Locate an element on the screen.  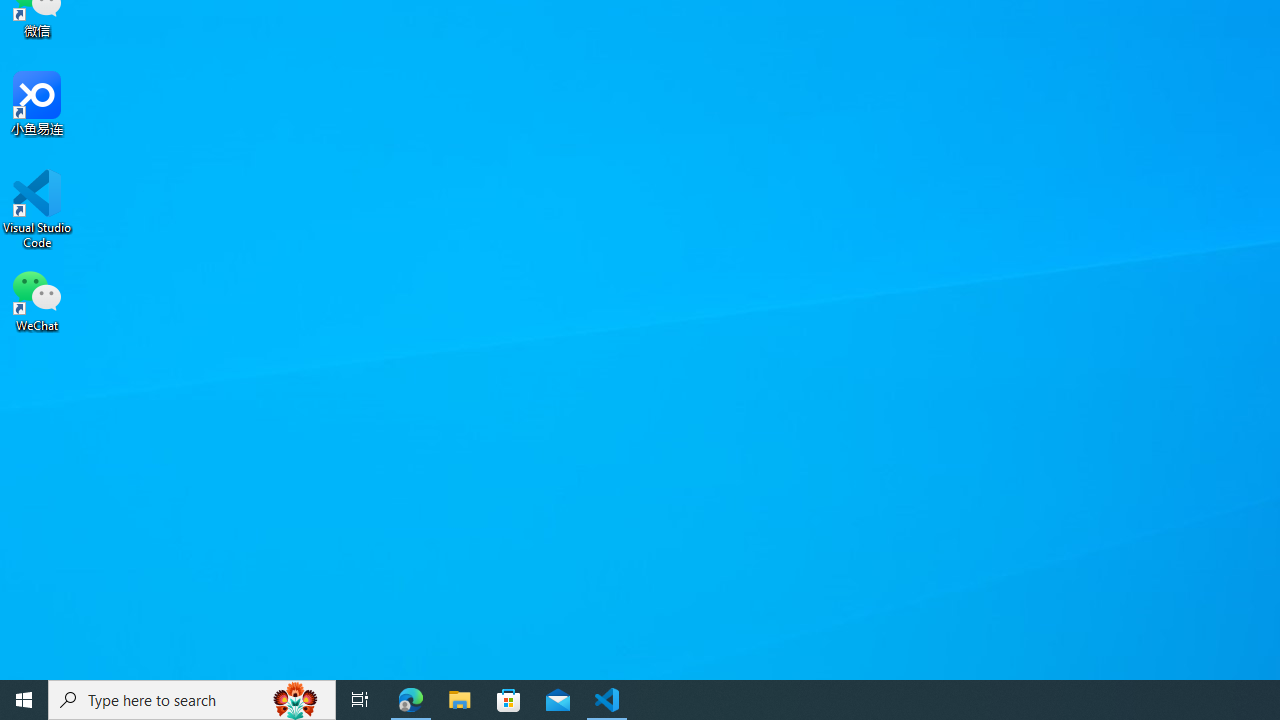
'File Explorer' is located at coordinates (459, 698).